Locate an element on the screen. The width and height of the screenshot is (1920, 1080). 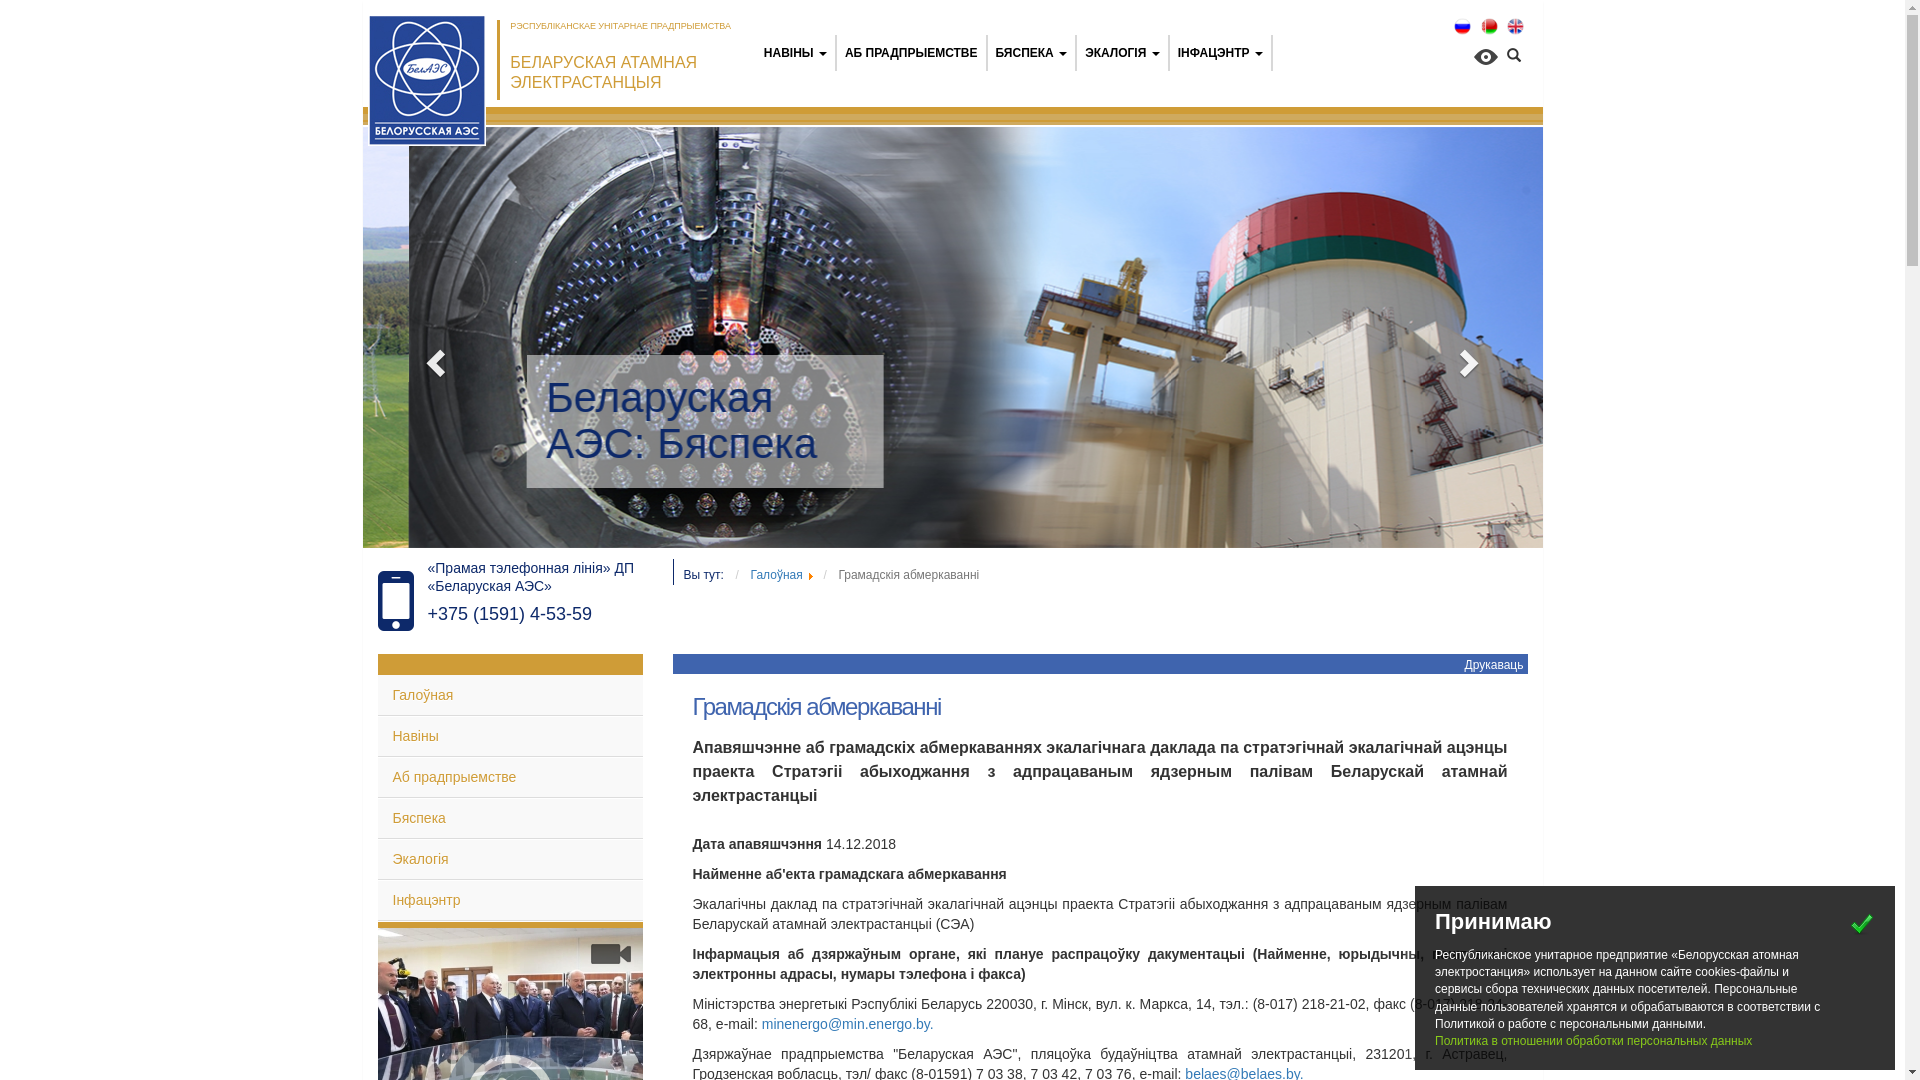
'minenergo@min.energo.by' is located at coordinates (845, 1023).